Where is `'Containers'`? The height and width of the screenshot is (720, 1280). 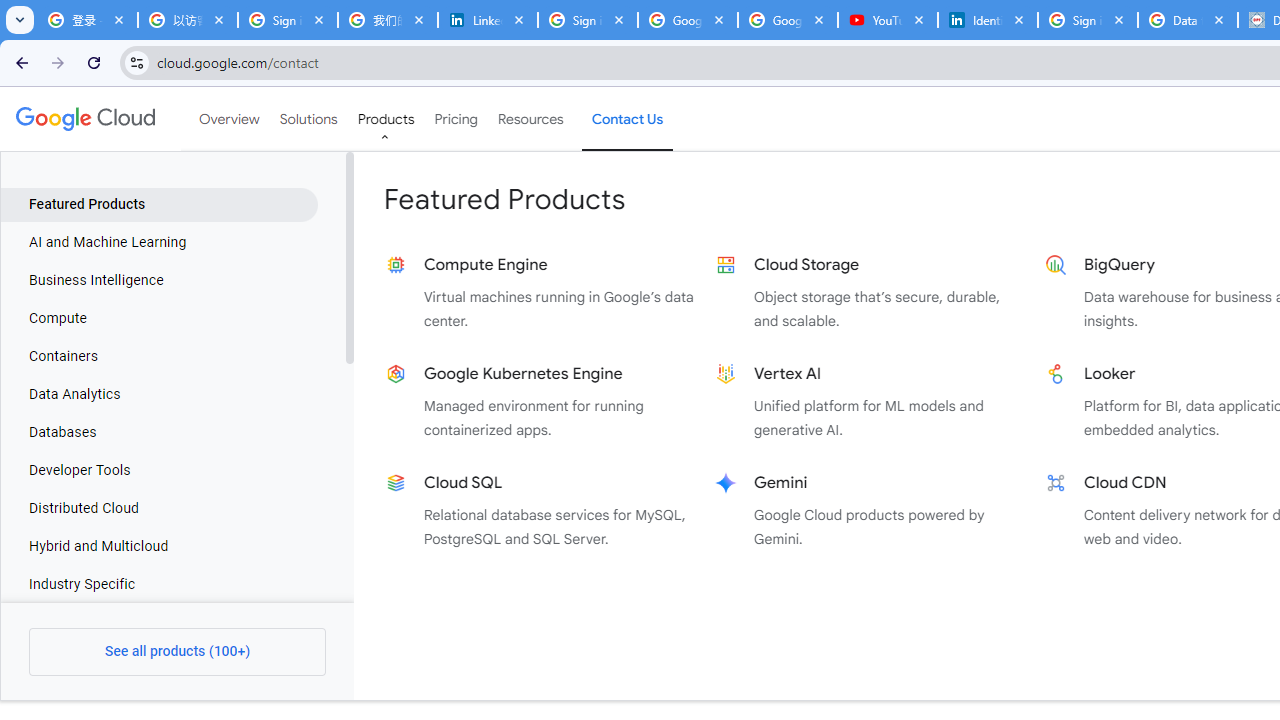 'Containers' is located at coordinates (158, 355).